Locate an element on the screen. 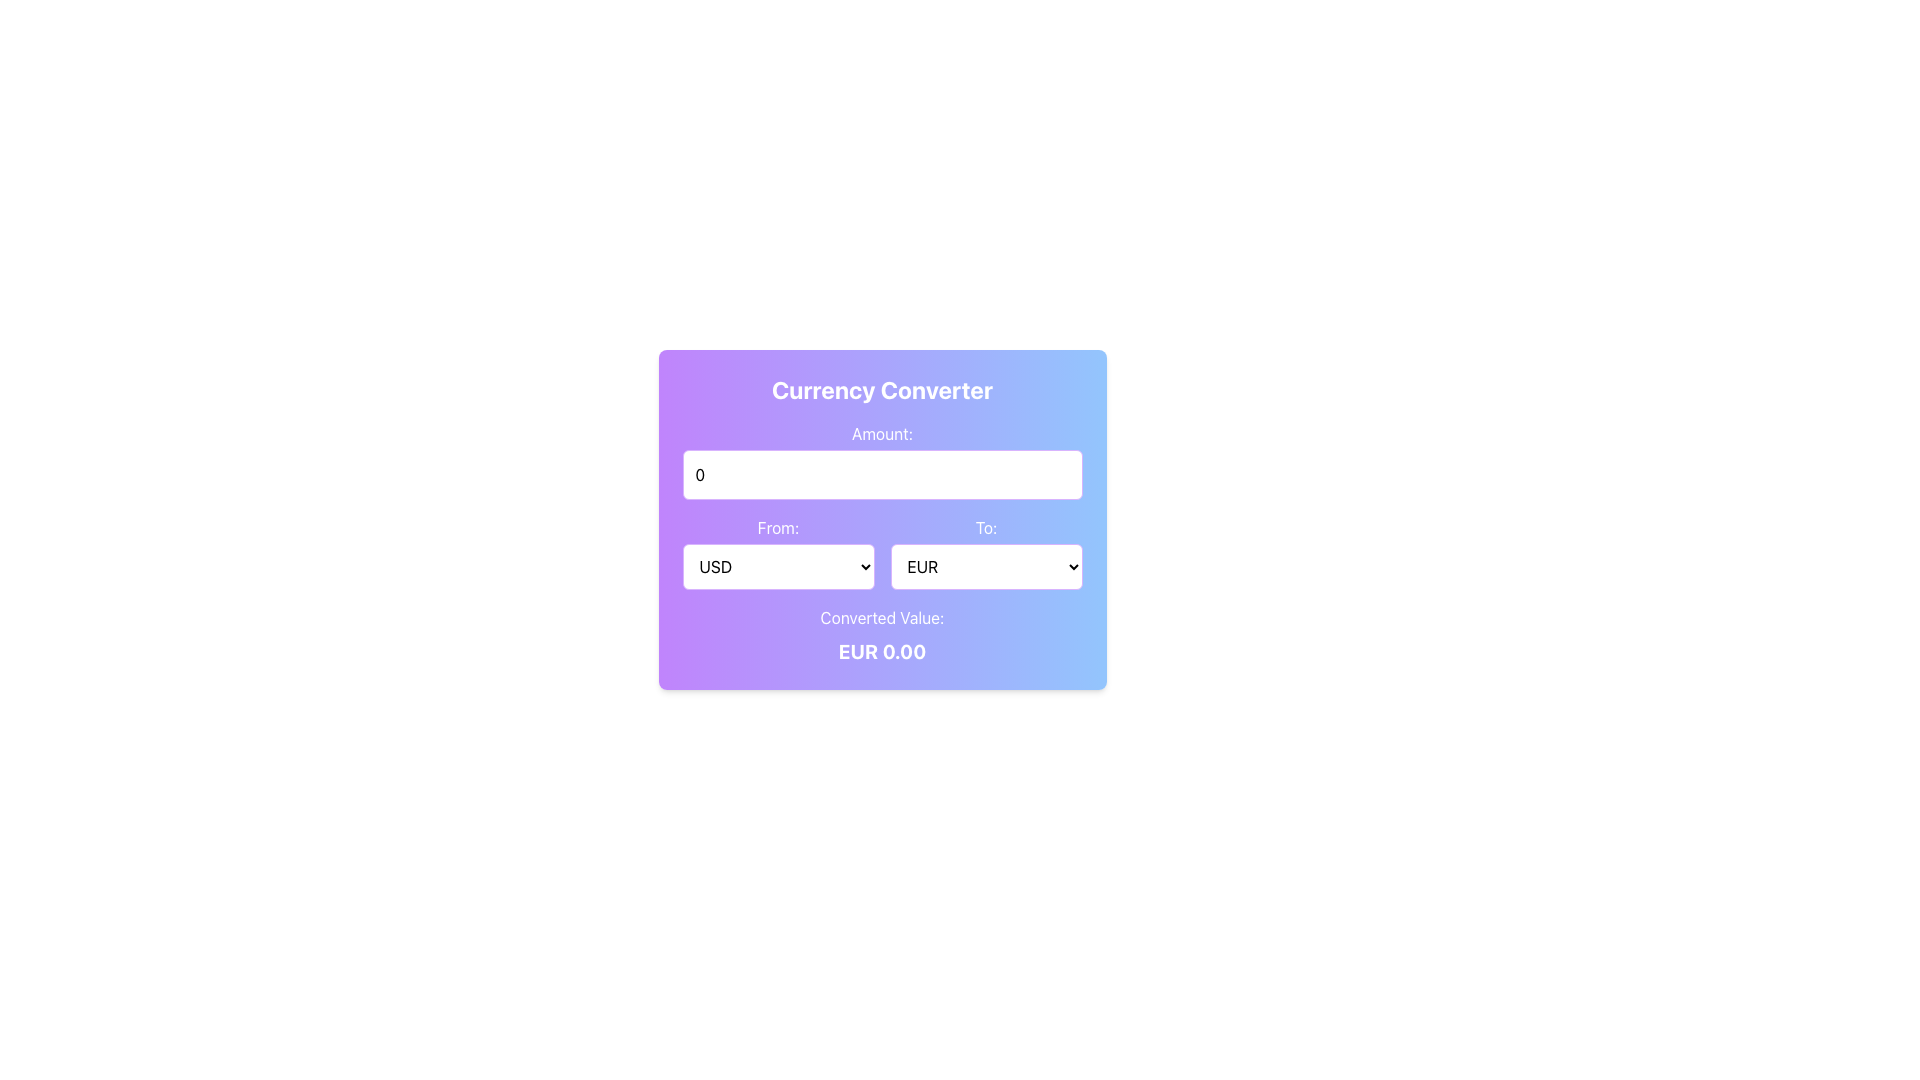  a currency from the dropdown menus located below the amount input field and above the 'Converted Value' text, specifically targeting the currency selector which is horizontally centered with 'From: USD' on the left and 'To: EUR' on the right is located at coordinates (881, 552).